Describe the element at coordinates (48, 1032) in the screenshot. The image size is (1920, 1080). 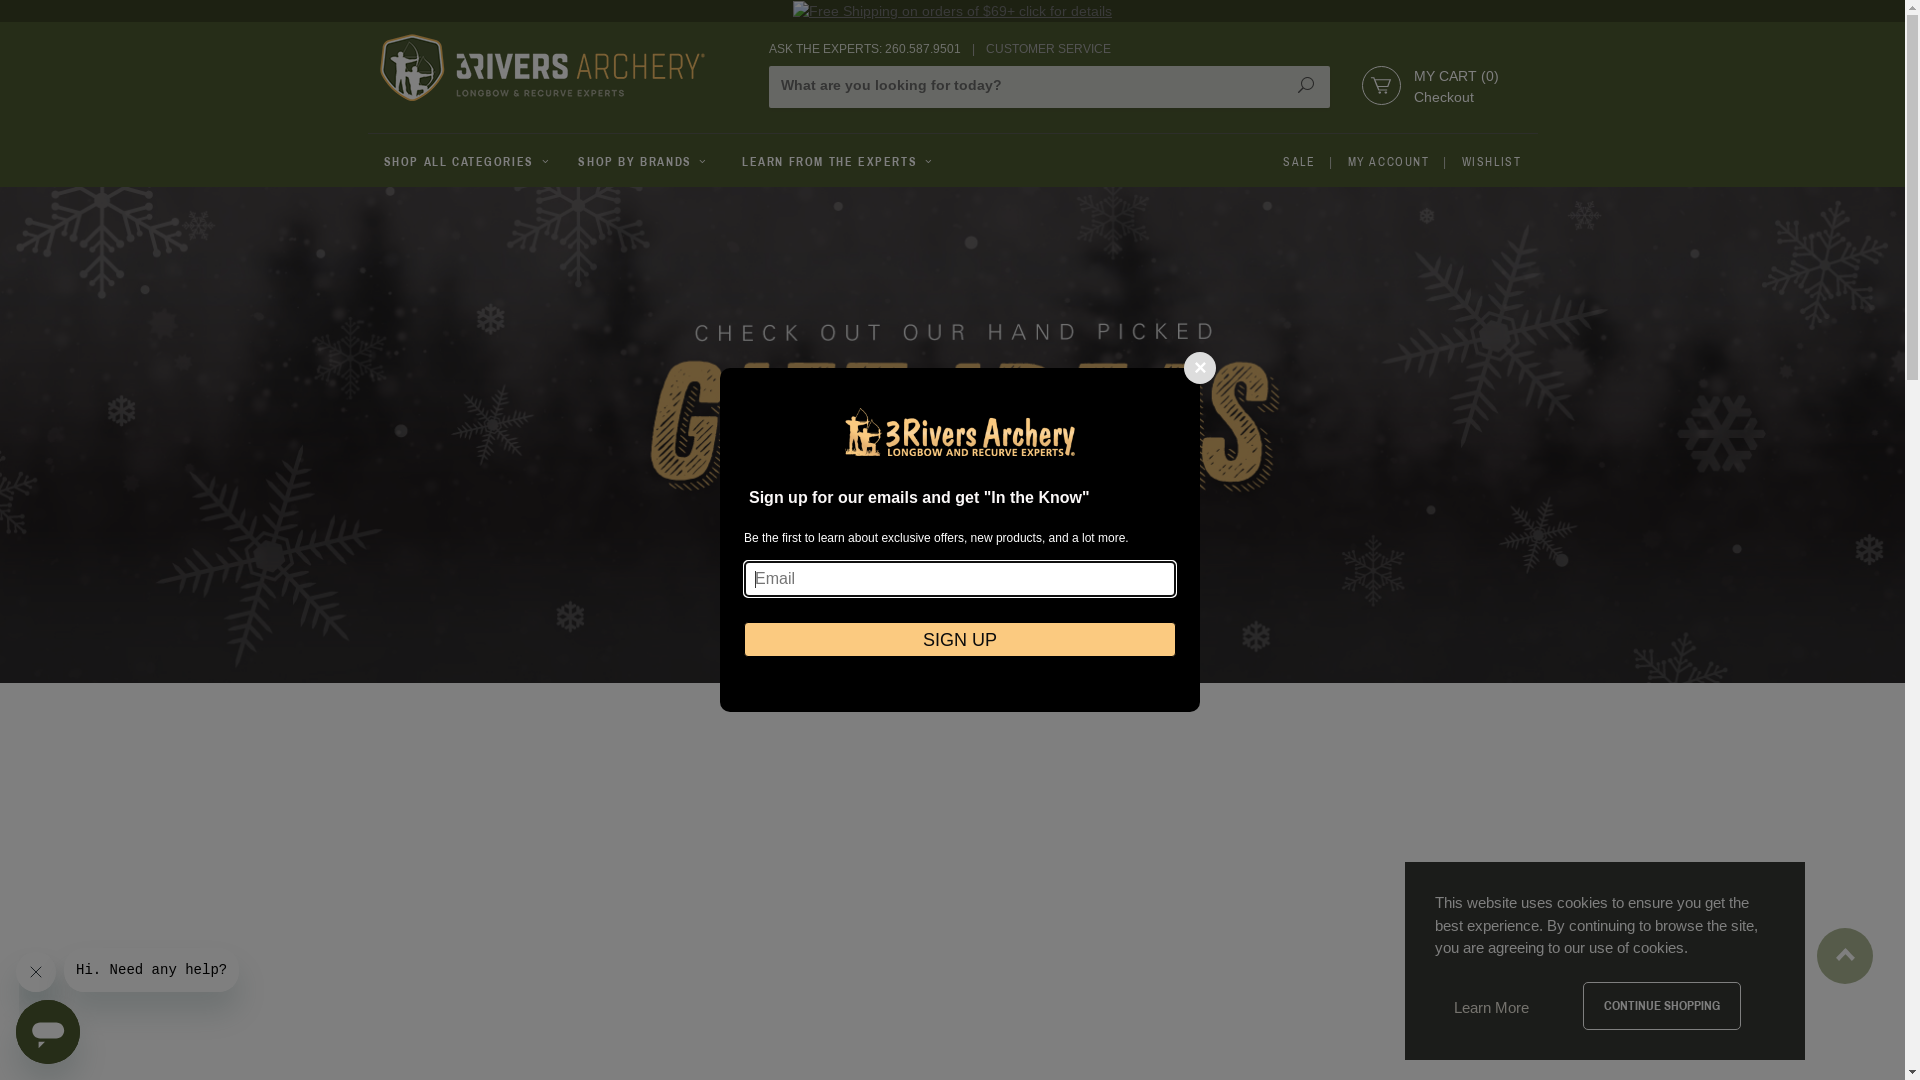
I see `'Button to launch messaging window'` at that location.